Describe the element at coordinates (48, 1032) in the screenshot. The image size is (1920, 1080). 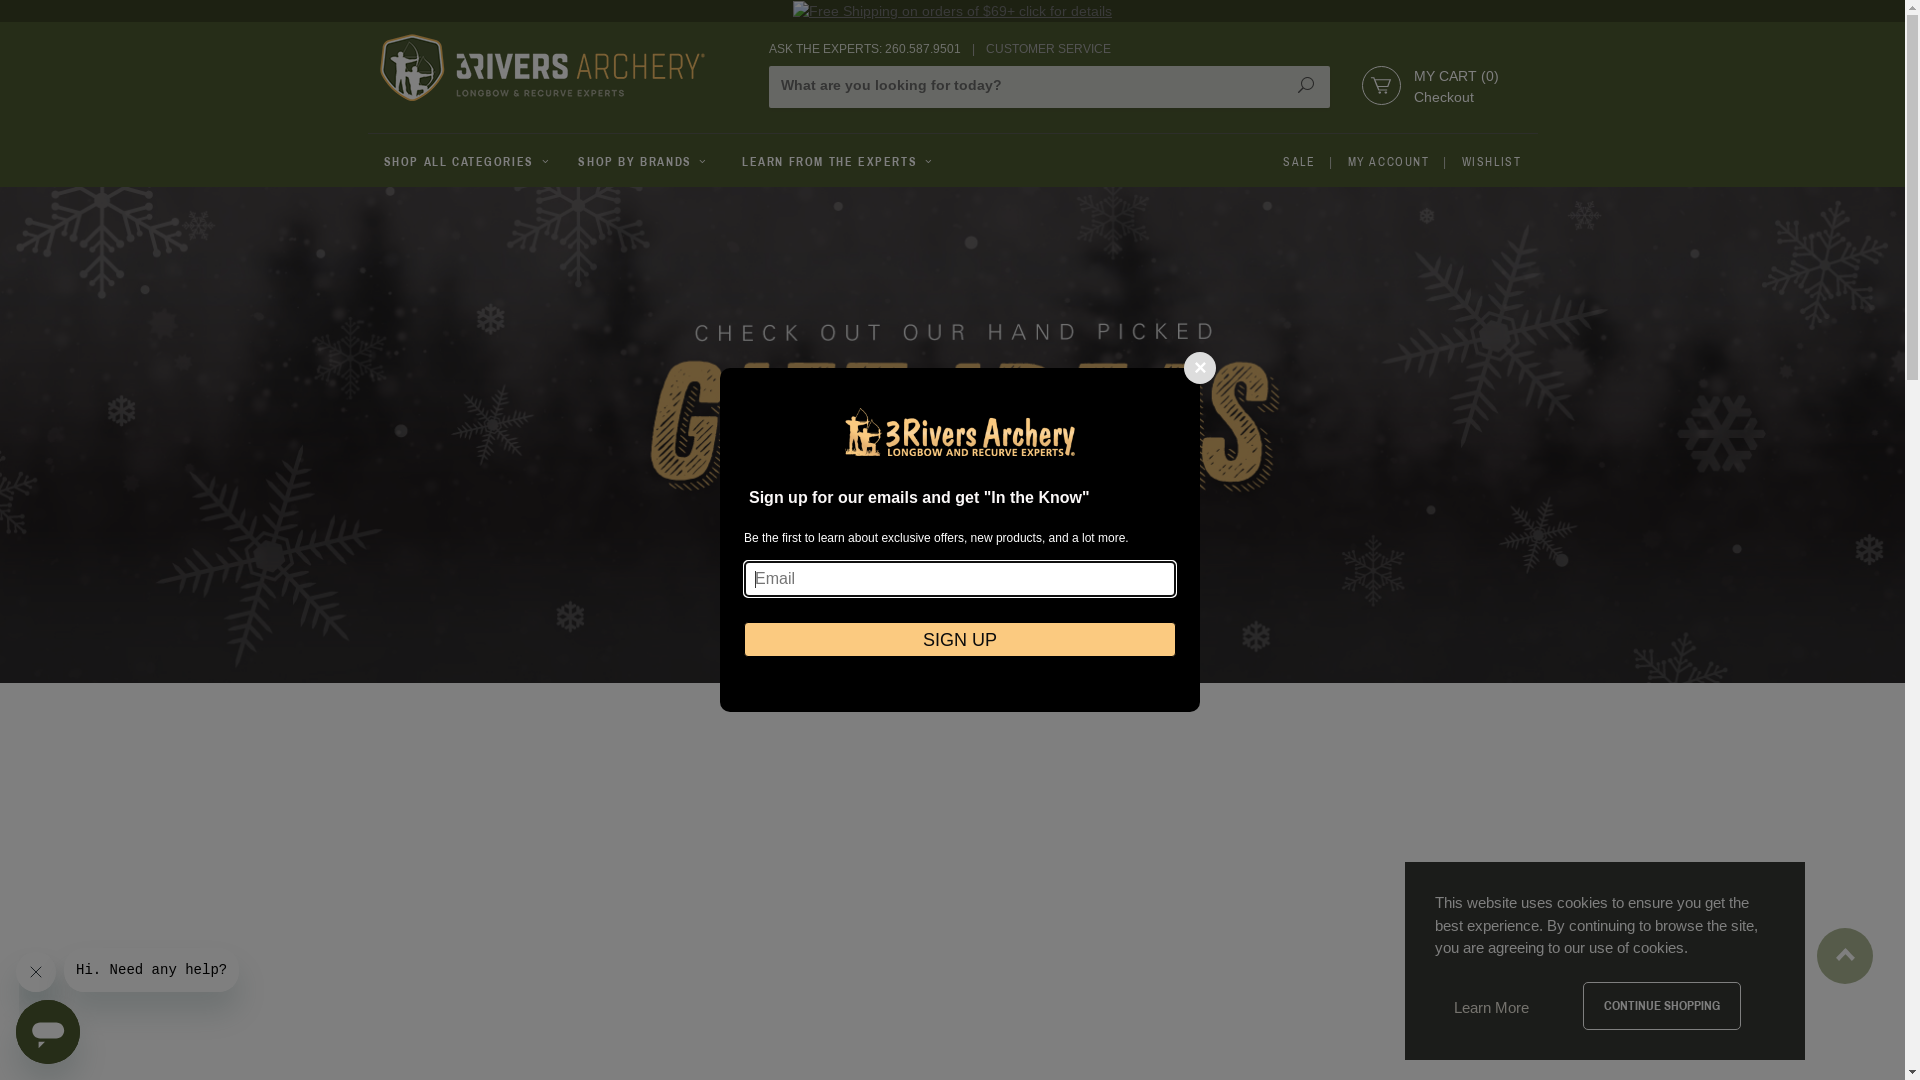
I see `'Button to launch messaging window'` at that location.